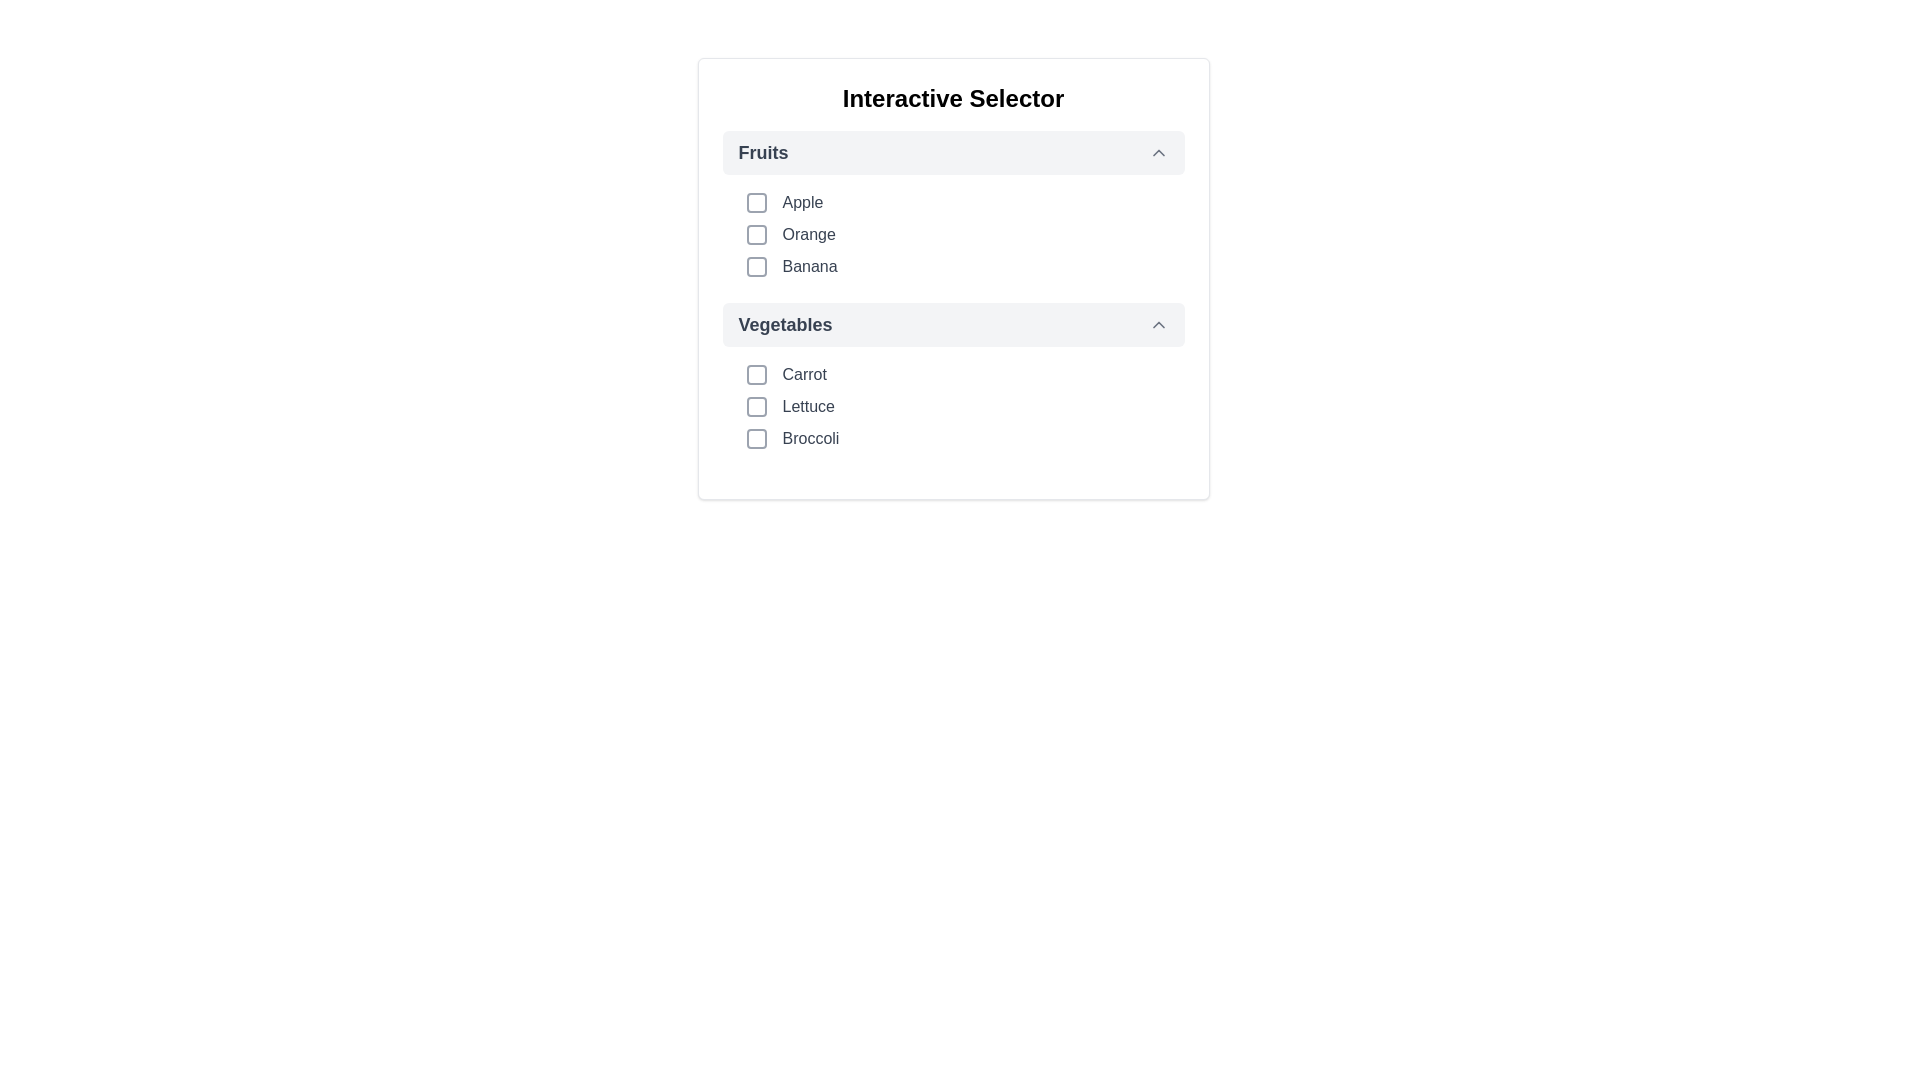 The width and height of the screenshot is (1920, 1080). What do you see at coordinates (755, 234) in the screenshot?
I see `the checkbox located to the left of the text 'Orange' under the 'Fruits' section` at bounding box center [755, 234].